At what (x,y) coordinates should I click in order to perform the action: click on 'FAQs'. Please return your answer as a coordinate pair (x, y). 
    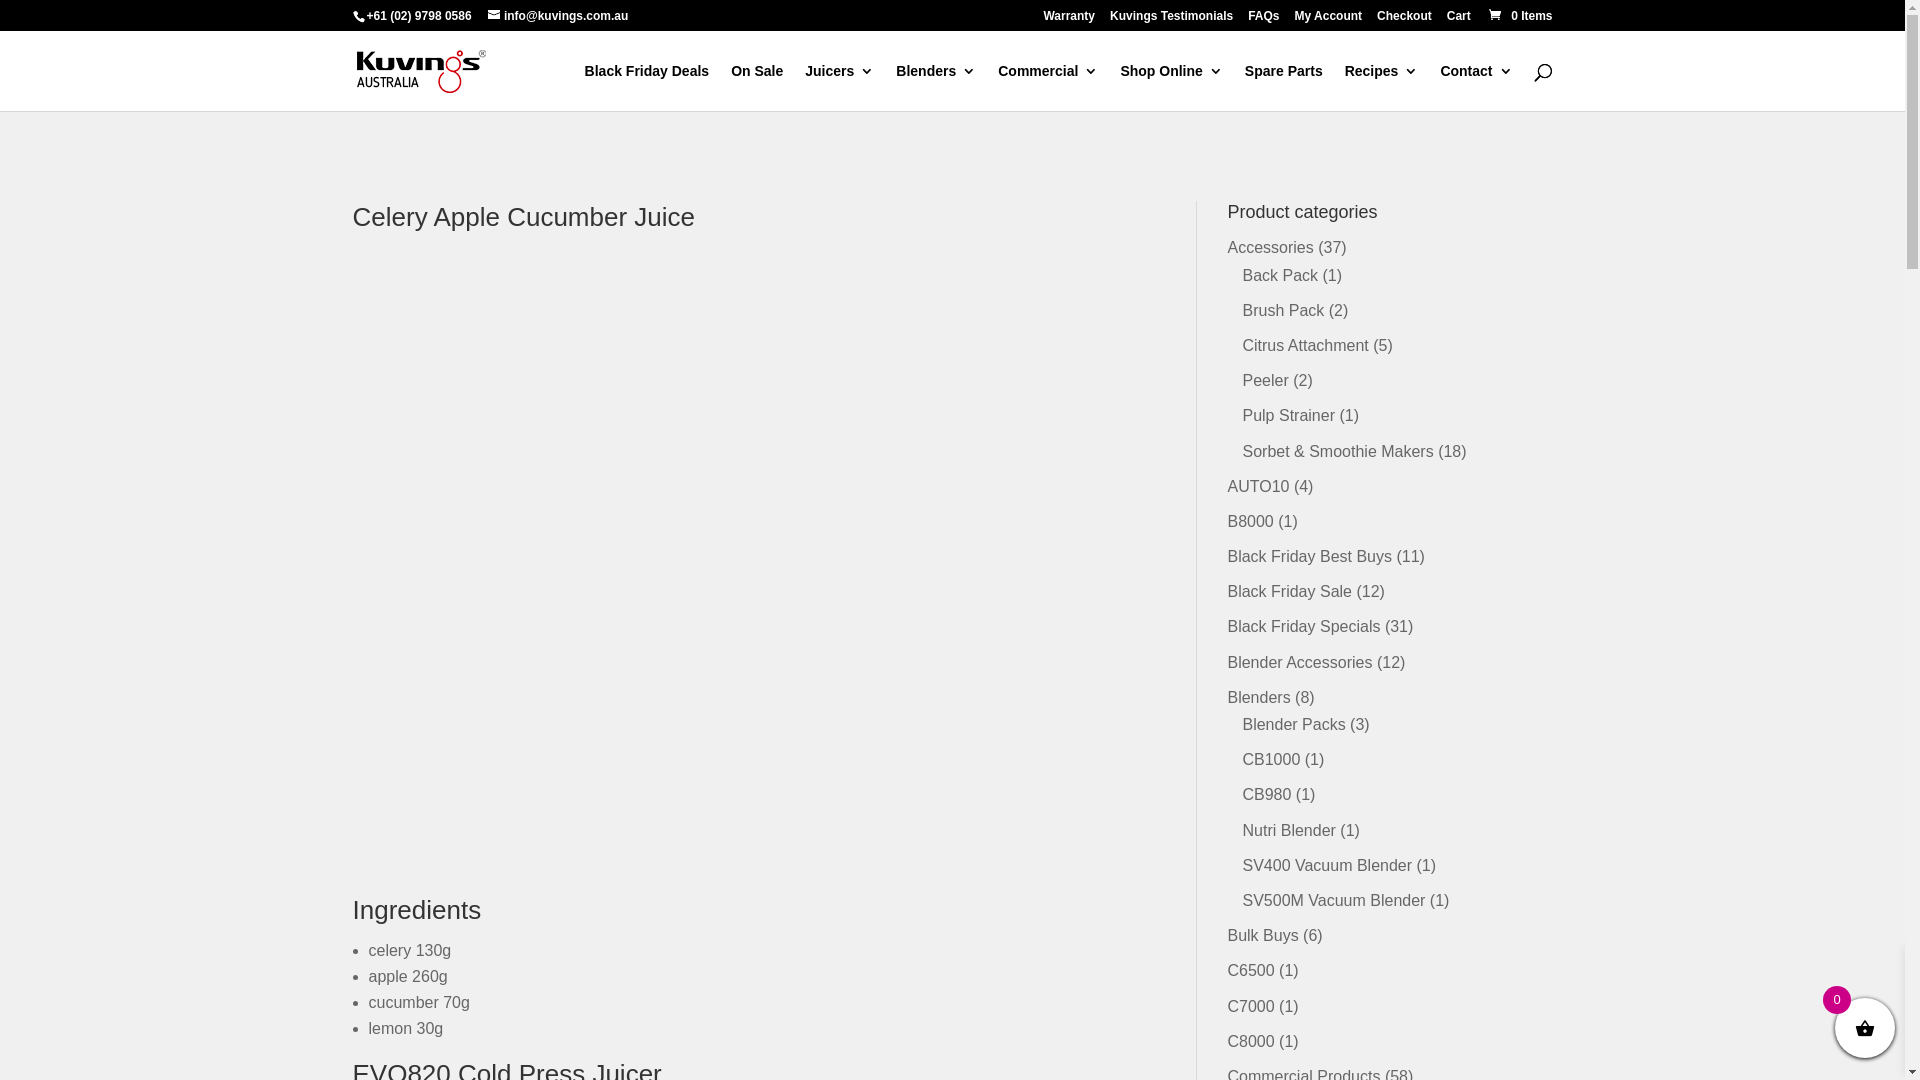
    Looking at the image, I should click on (1262, 20).